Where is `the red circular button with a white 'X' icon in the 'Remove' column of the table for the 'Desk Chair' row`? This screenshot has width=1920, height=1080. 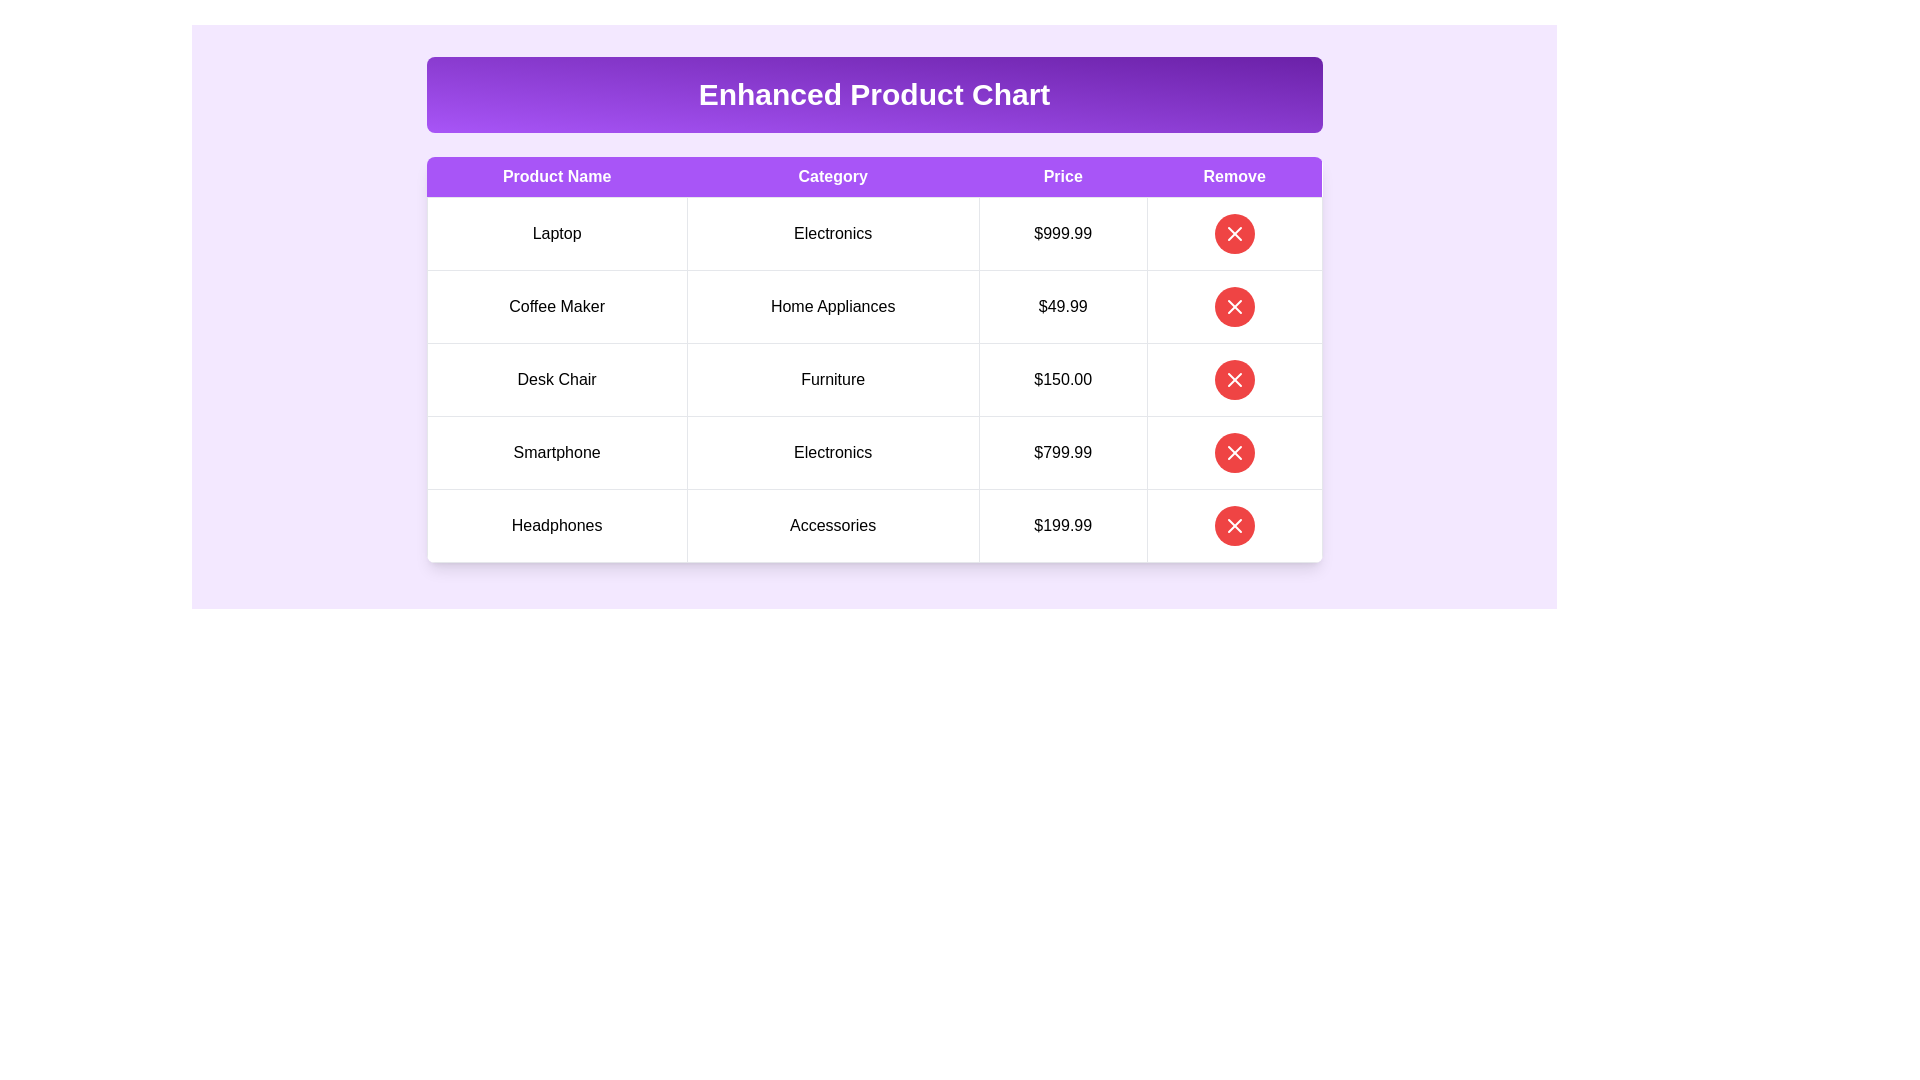 the red circular button with a white 'X' icon in the 'Remove' column of the table for the 'Desk Chair' row is located at coordinates (1233, 380).